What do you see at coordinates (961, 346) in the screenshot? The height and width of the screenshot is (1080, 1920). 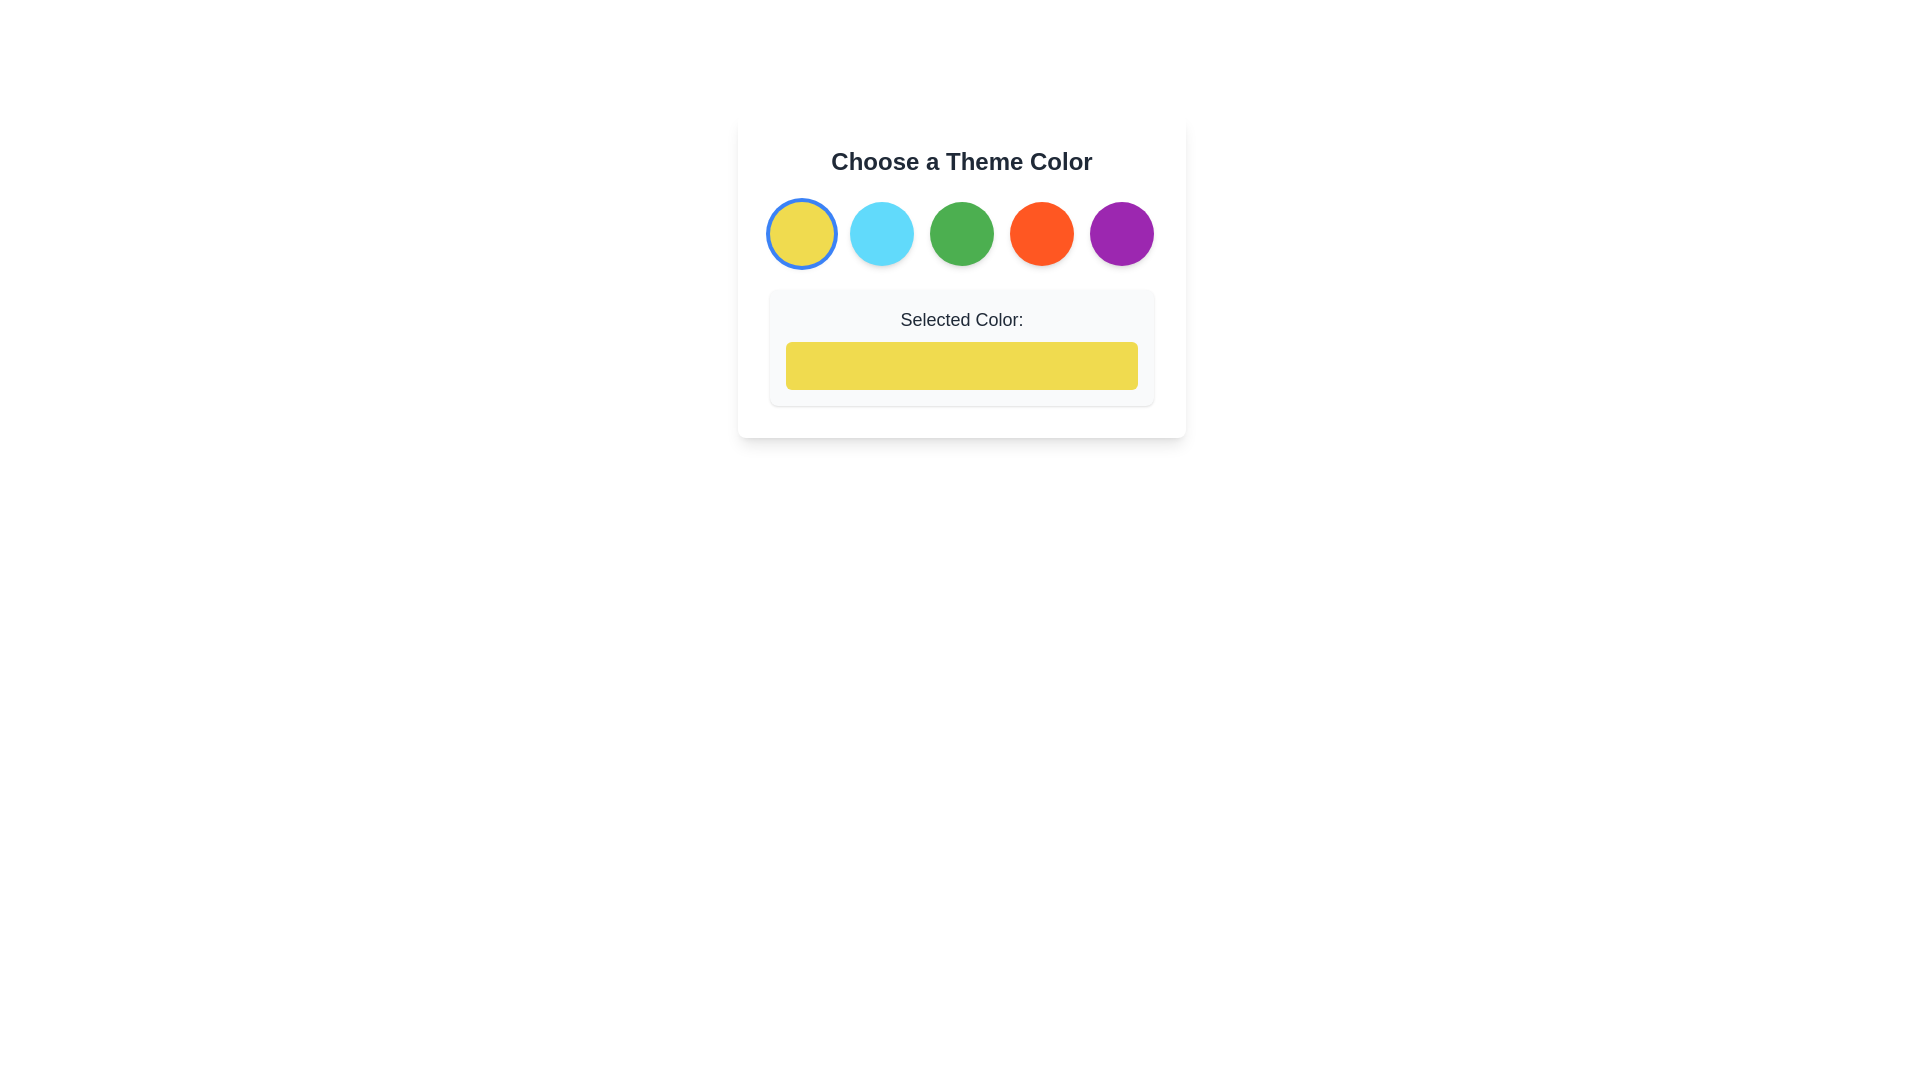 I see `the informational display area that shows the currently selected color, located below the circular color selectors and within the 'Choose a Theme Color' card` at bounding box center [961, 346].